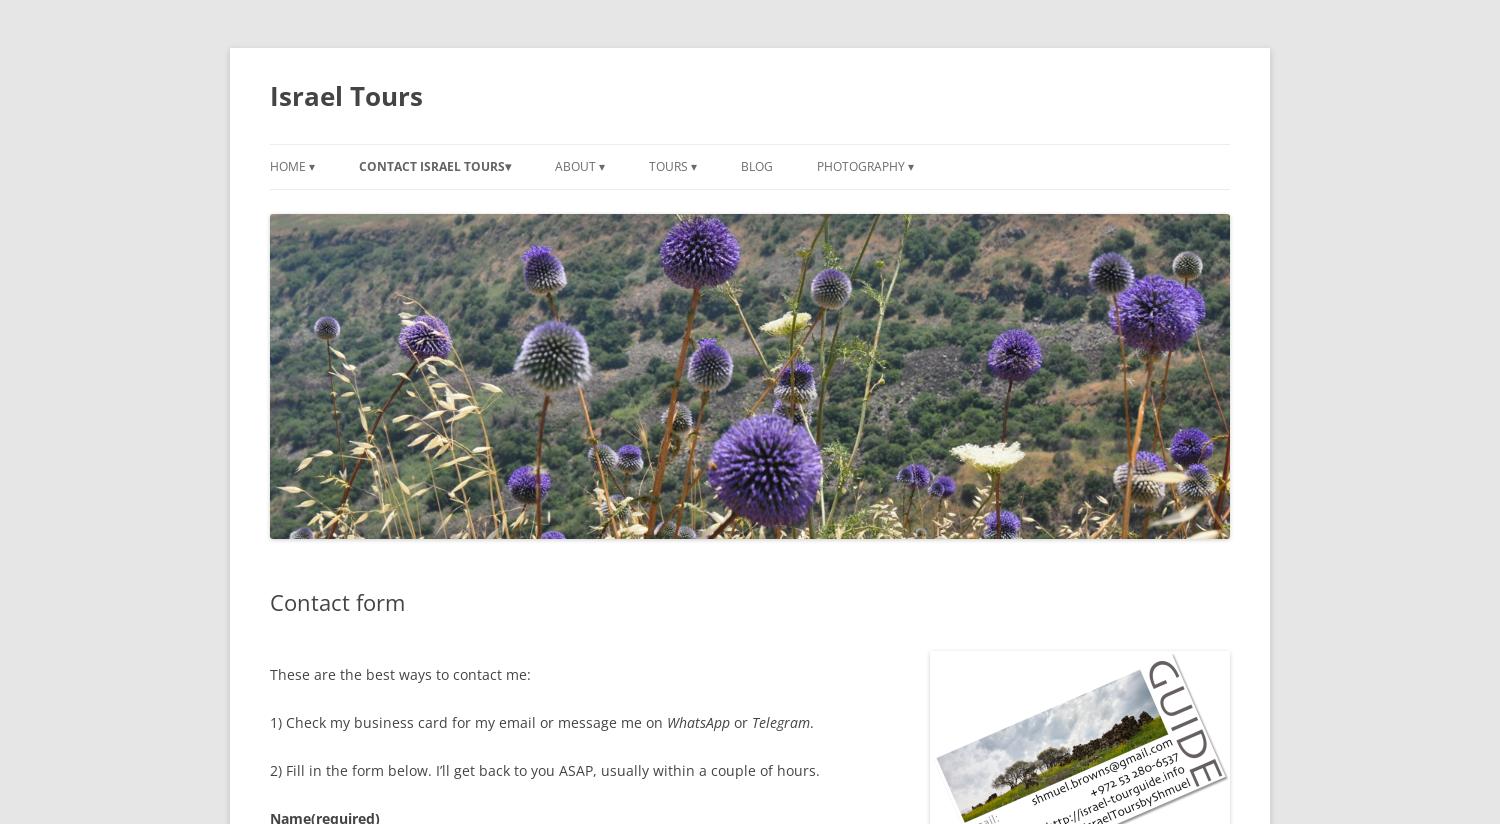 This screenshot has width=1500, height=824. I want to click on 'Contact form', so click(336, 602).